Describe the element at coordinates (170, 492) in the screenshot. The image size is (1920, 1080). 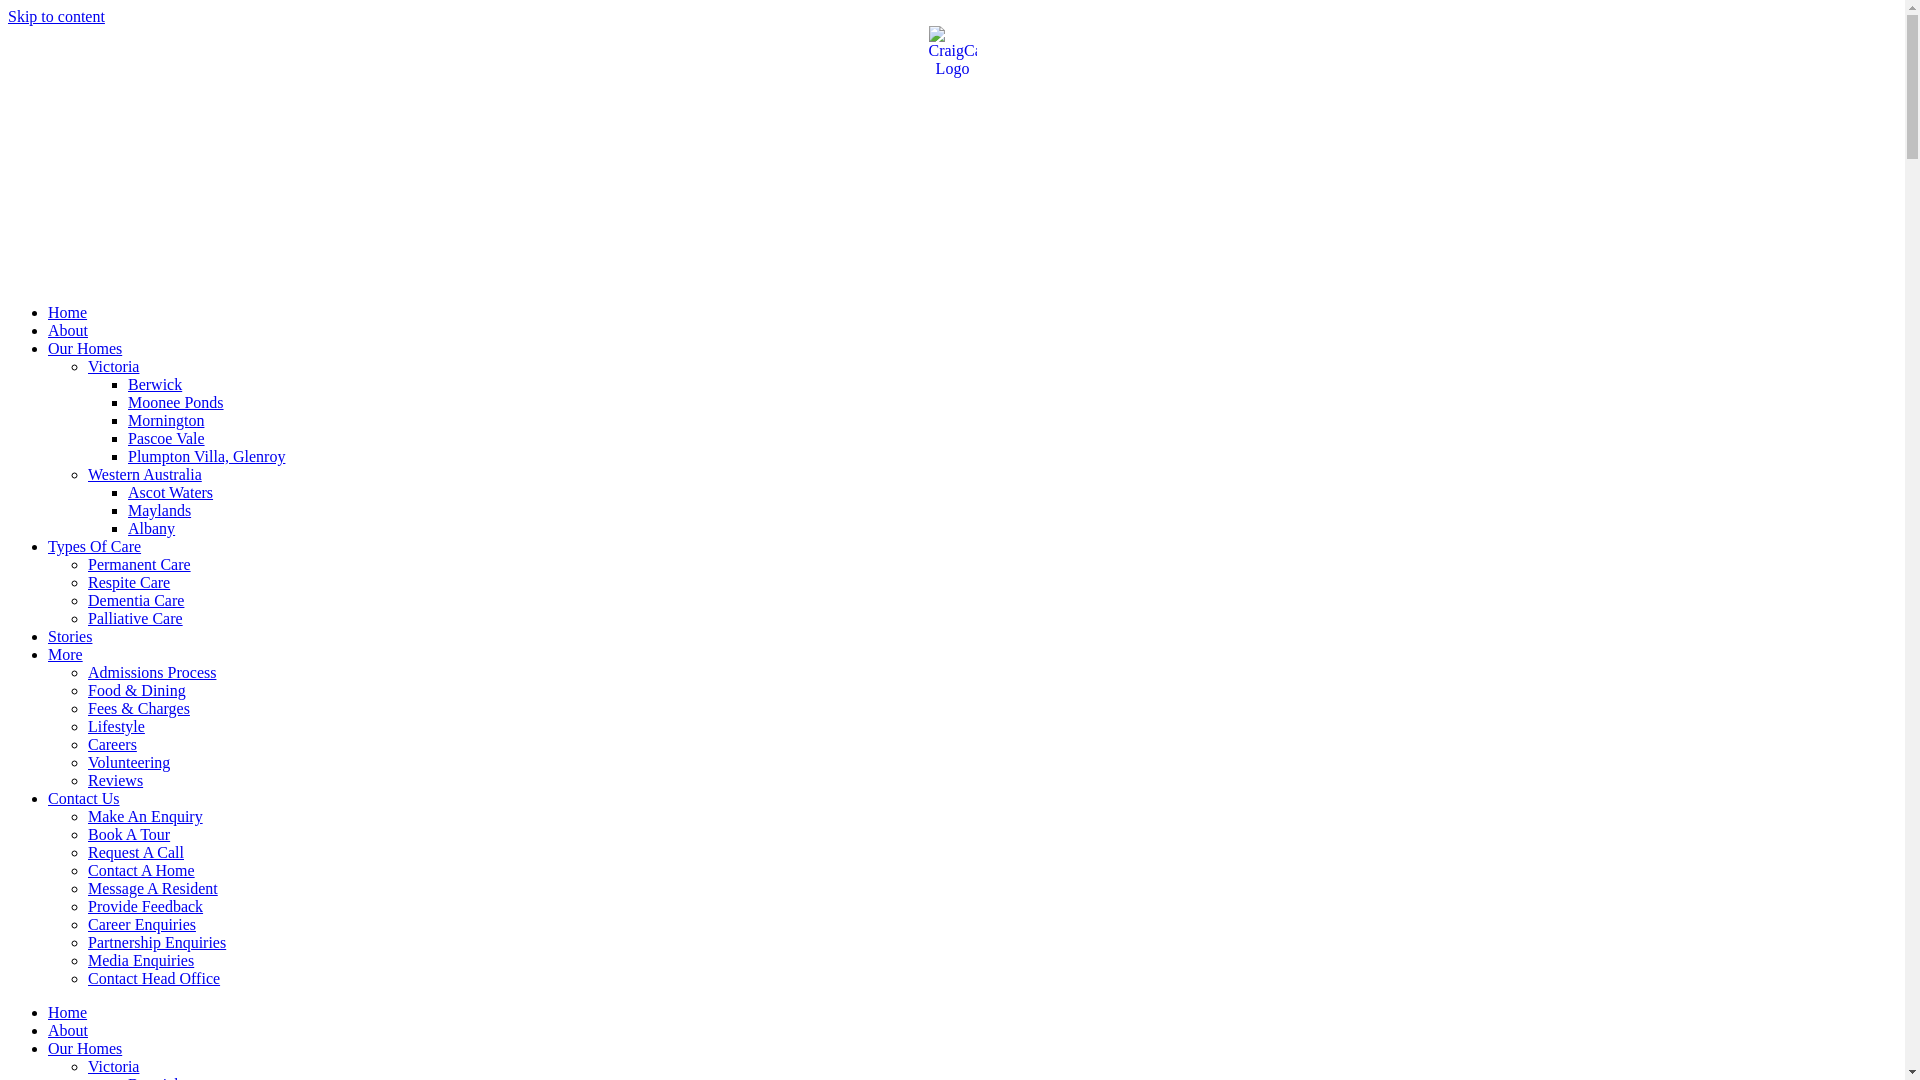
I see `'Ascot Waters'` at that location.